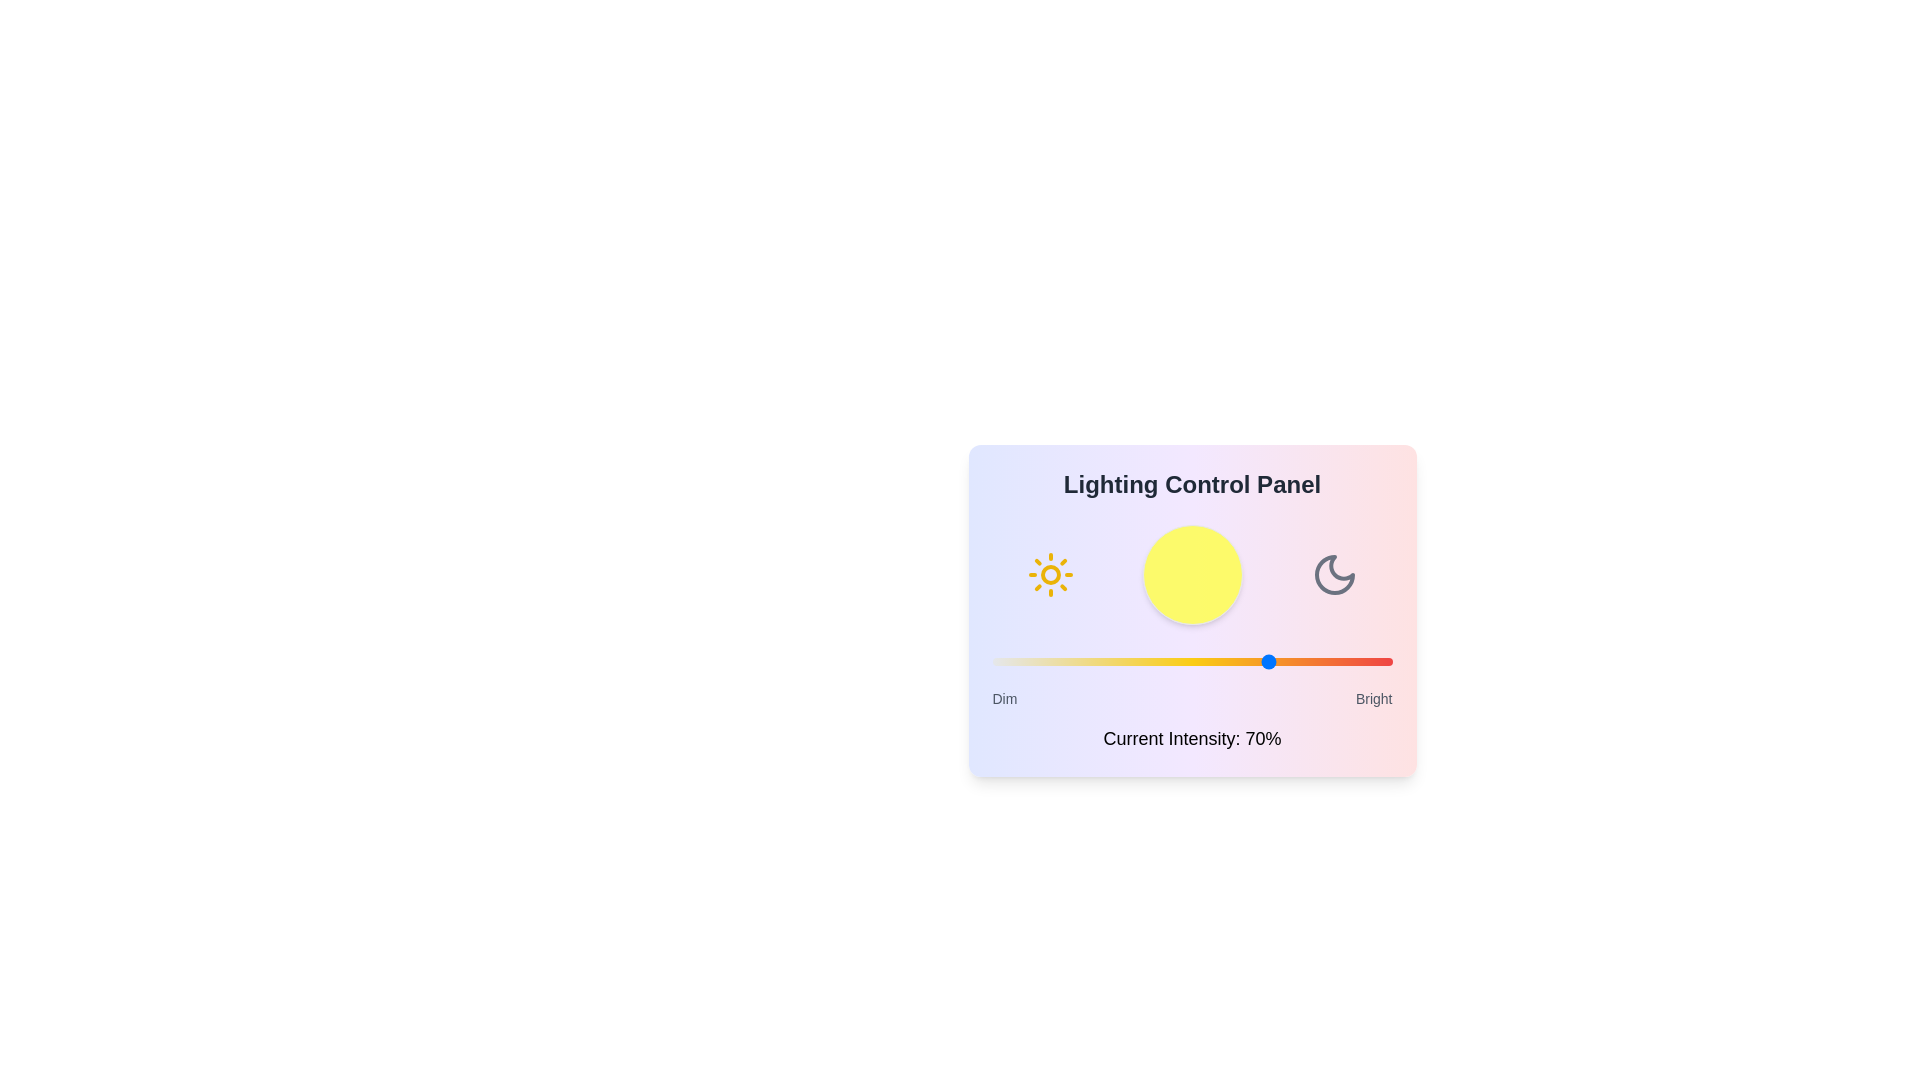  Describe the element at coordinates (992, 662) in the screenshot. I see `the lighting intensity to 0% by dragging the slider` at that location.